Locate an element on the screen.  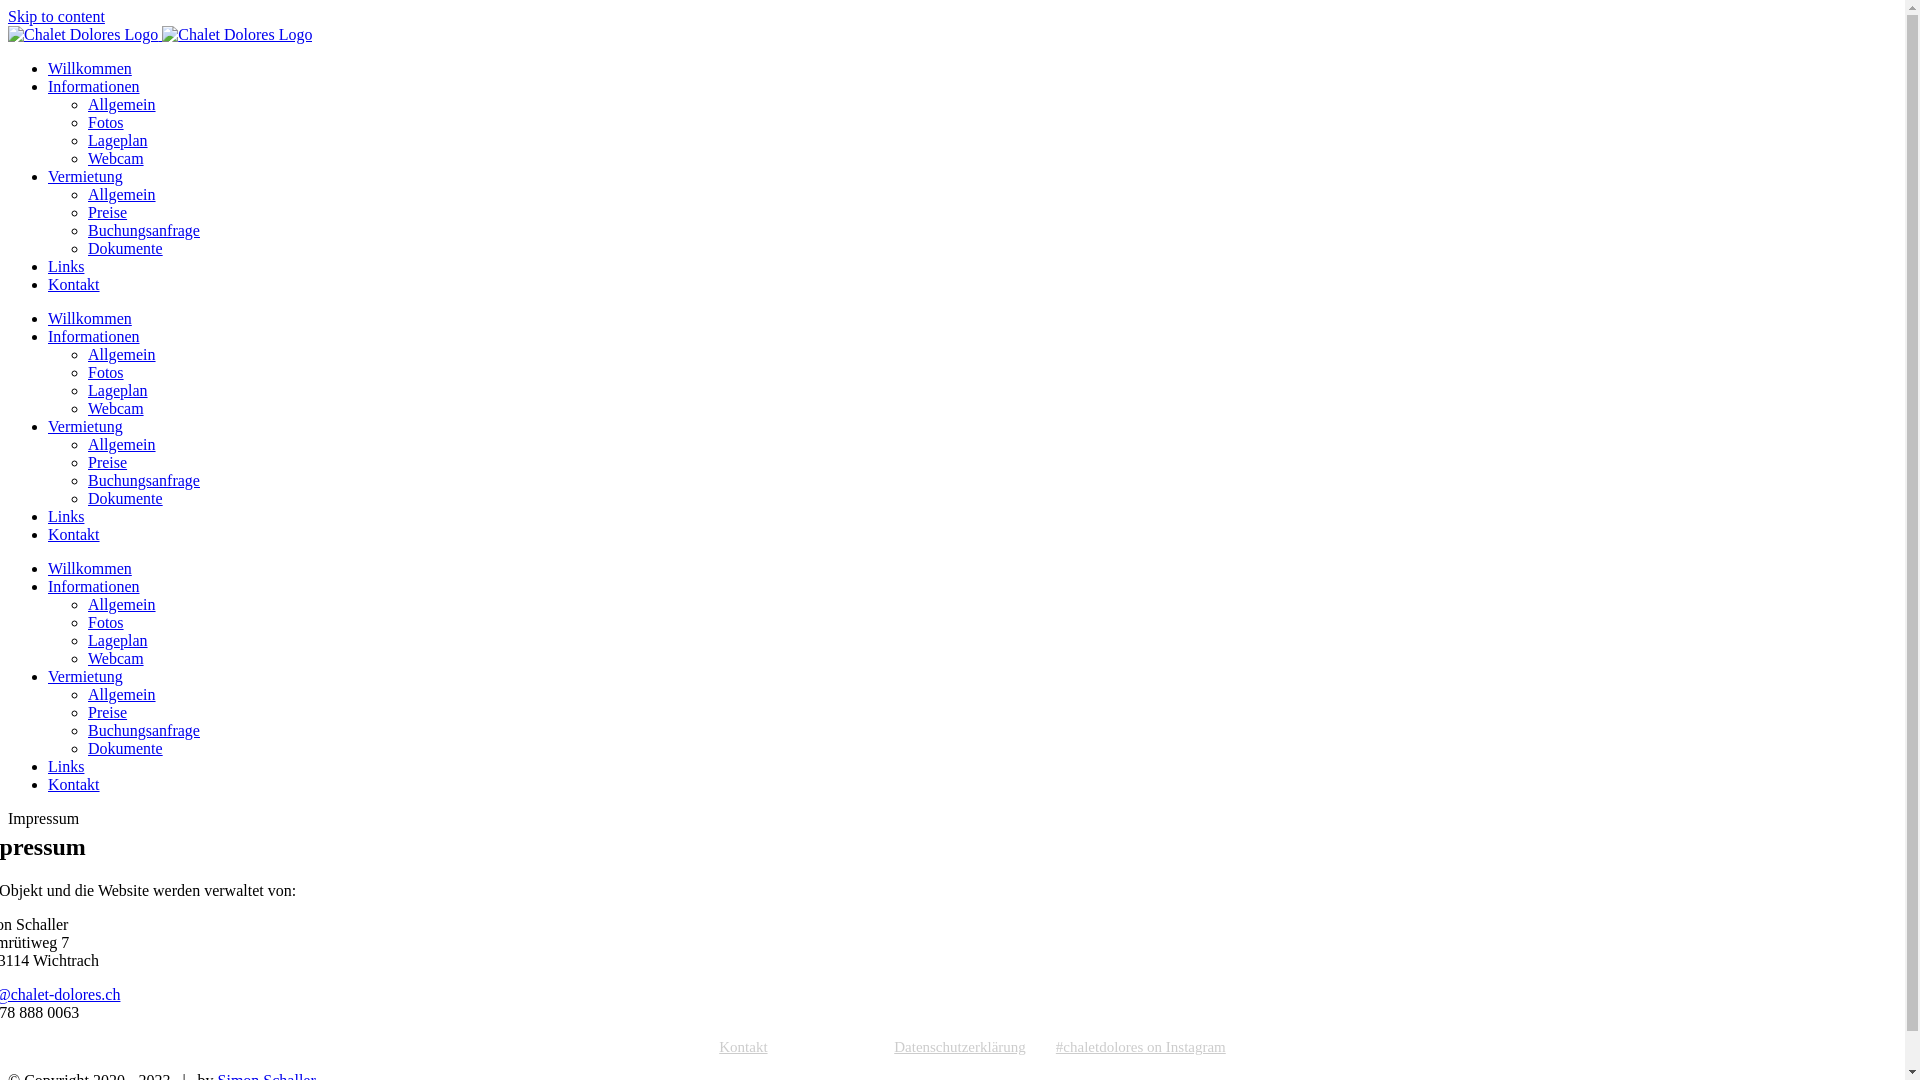
'Preise' is located at coordinates (106, 212).